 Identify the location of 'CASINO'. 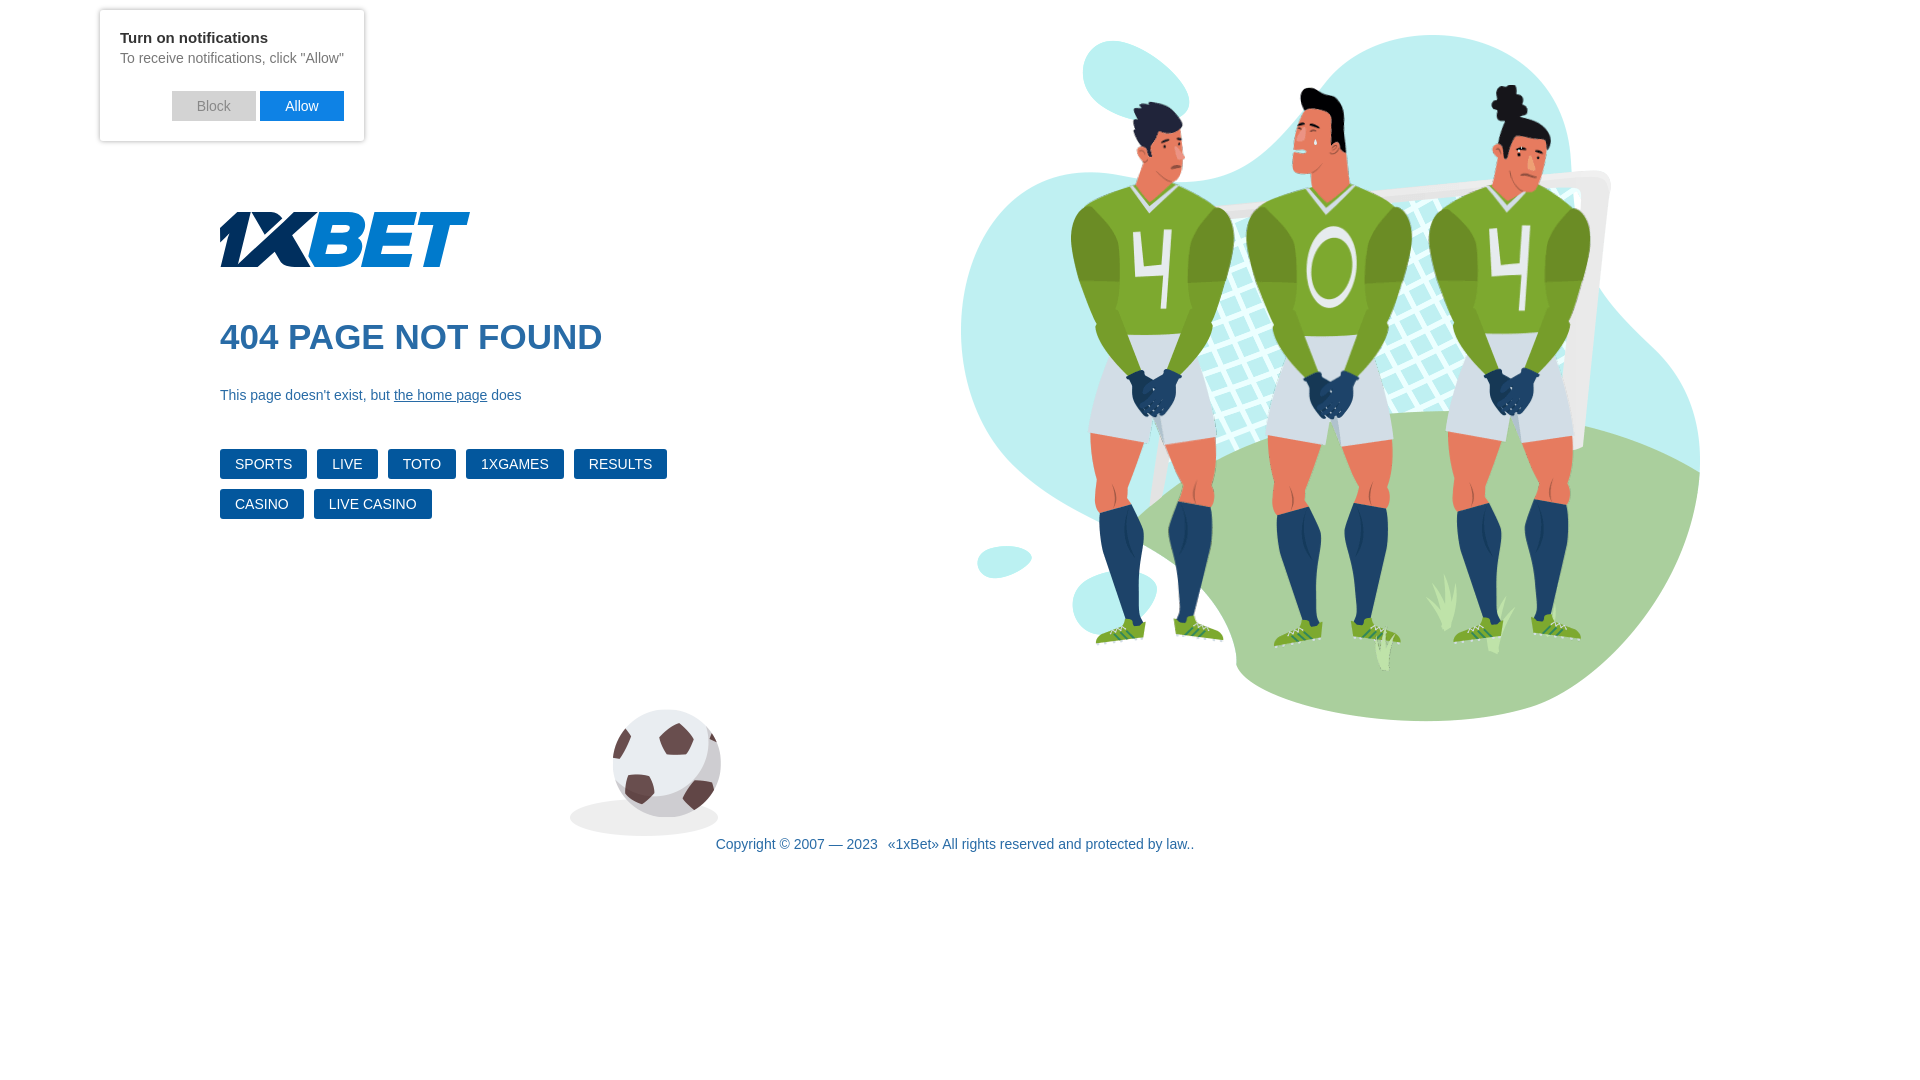
(261, 503).